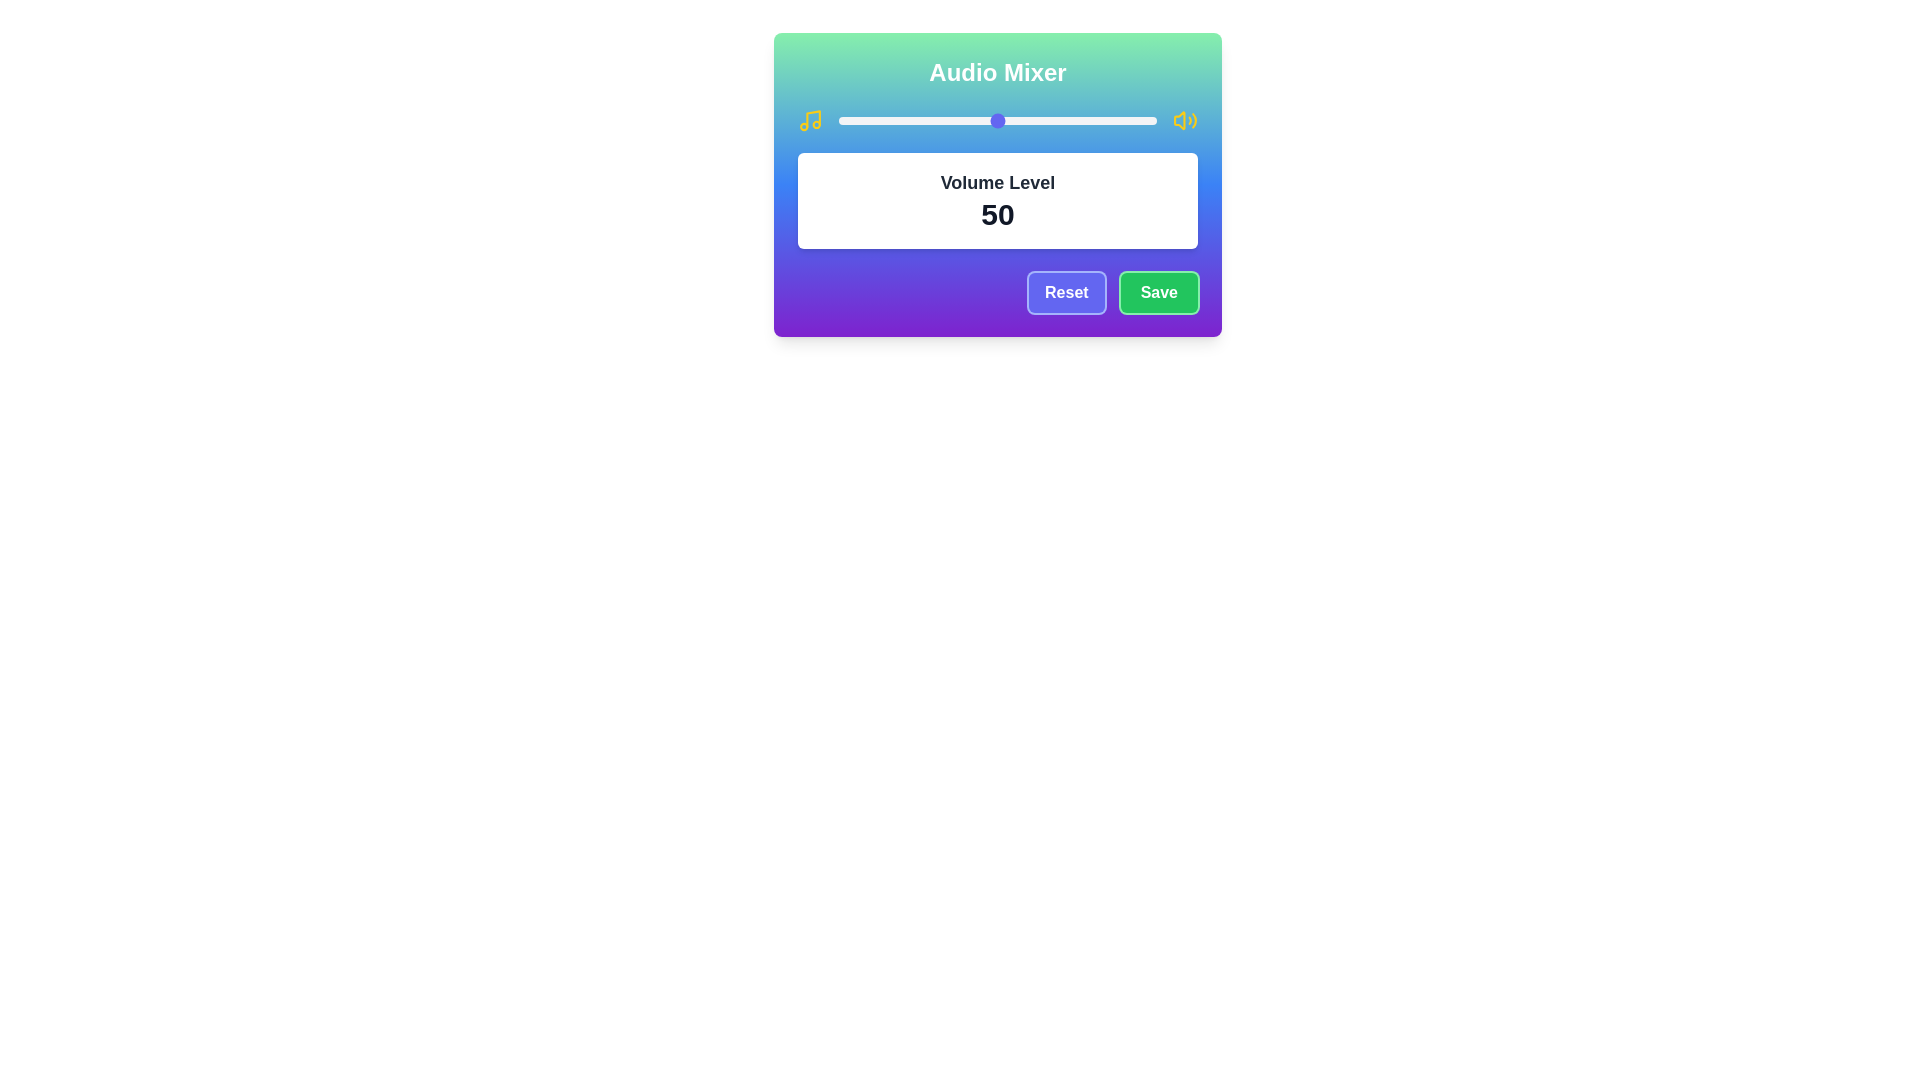 This screenshot has height=1080, width=1920. I want to click on the slider, so click(1003, 120).